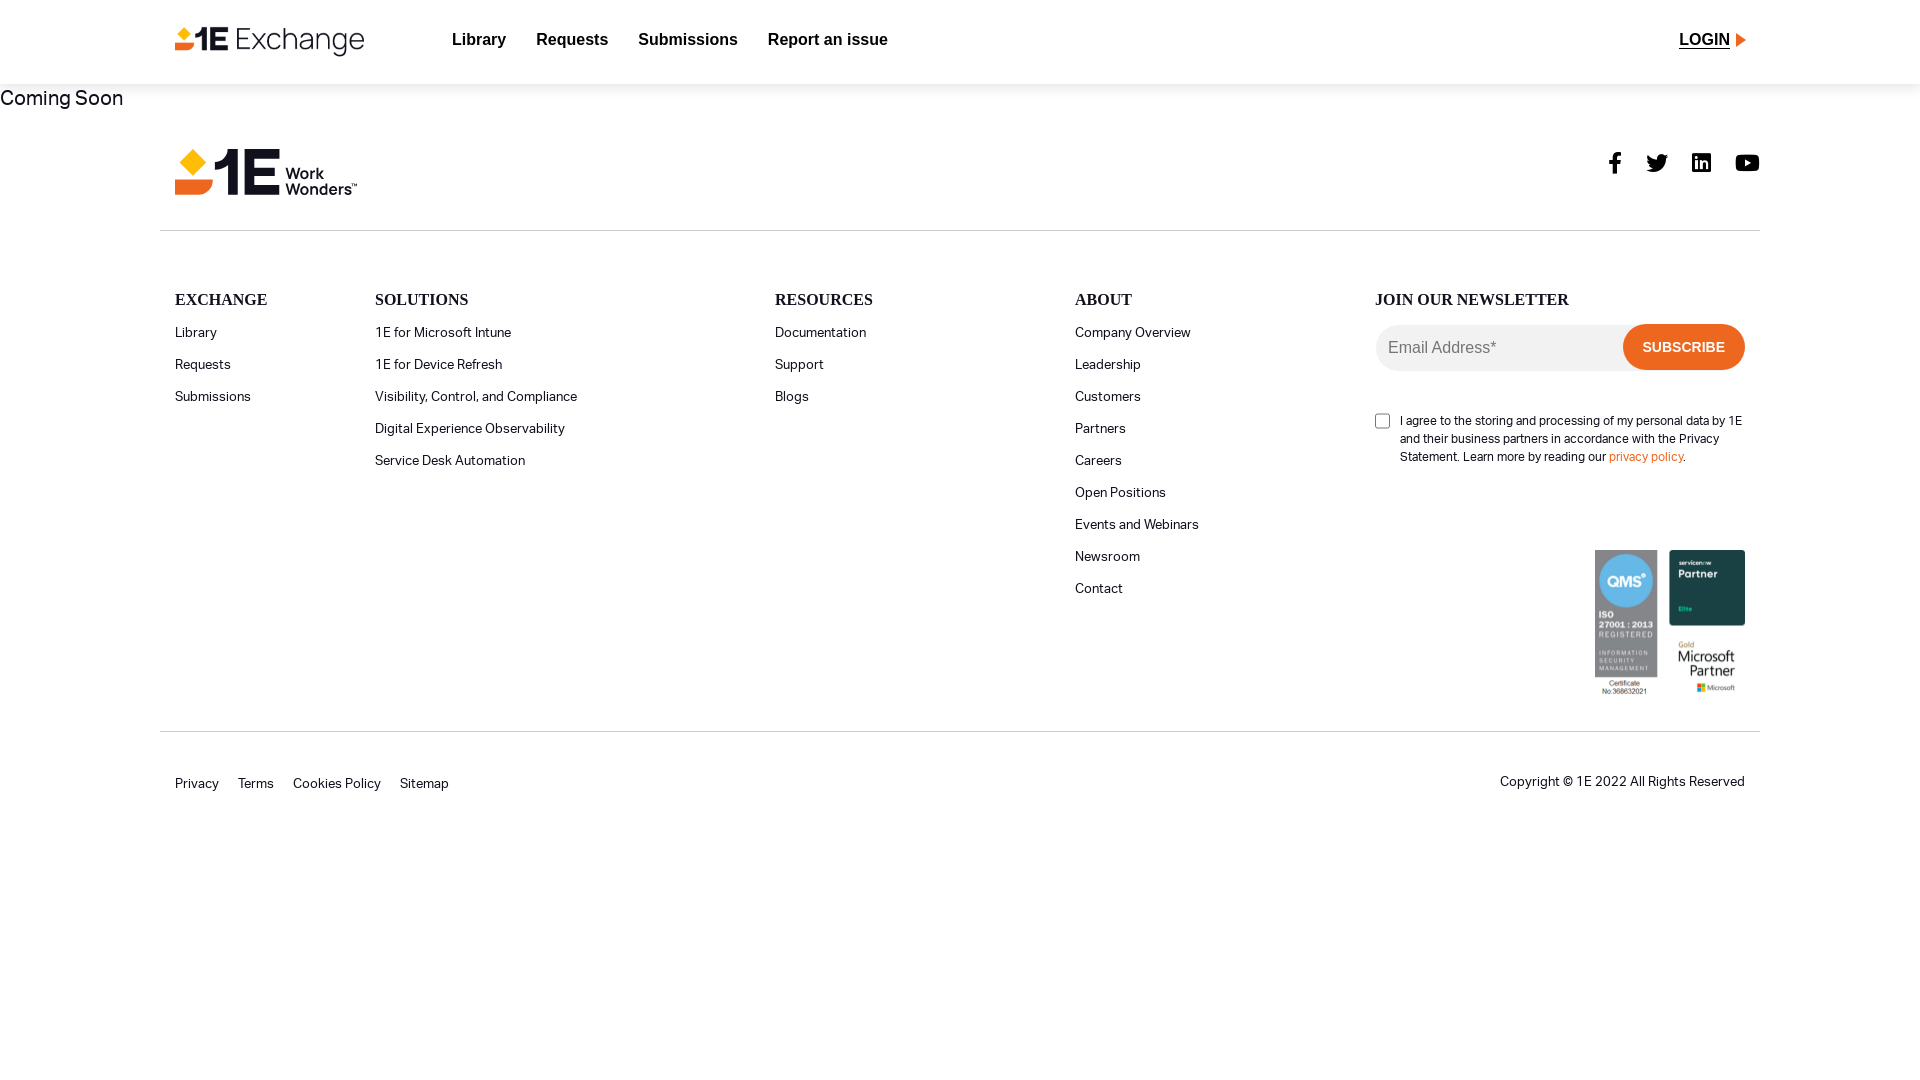 This screenshot has width=1920, height=1080. I want to click on 'Cookies Policy', so click(336, 783).